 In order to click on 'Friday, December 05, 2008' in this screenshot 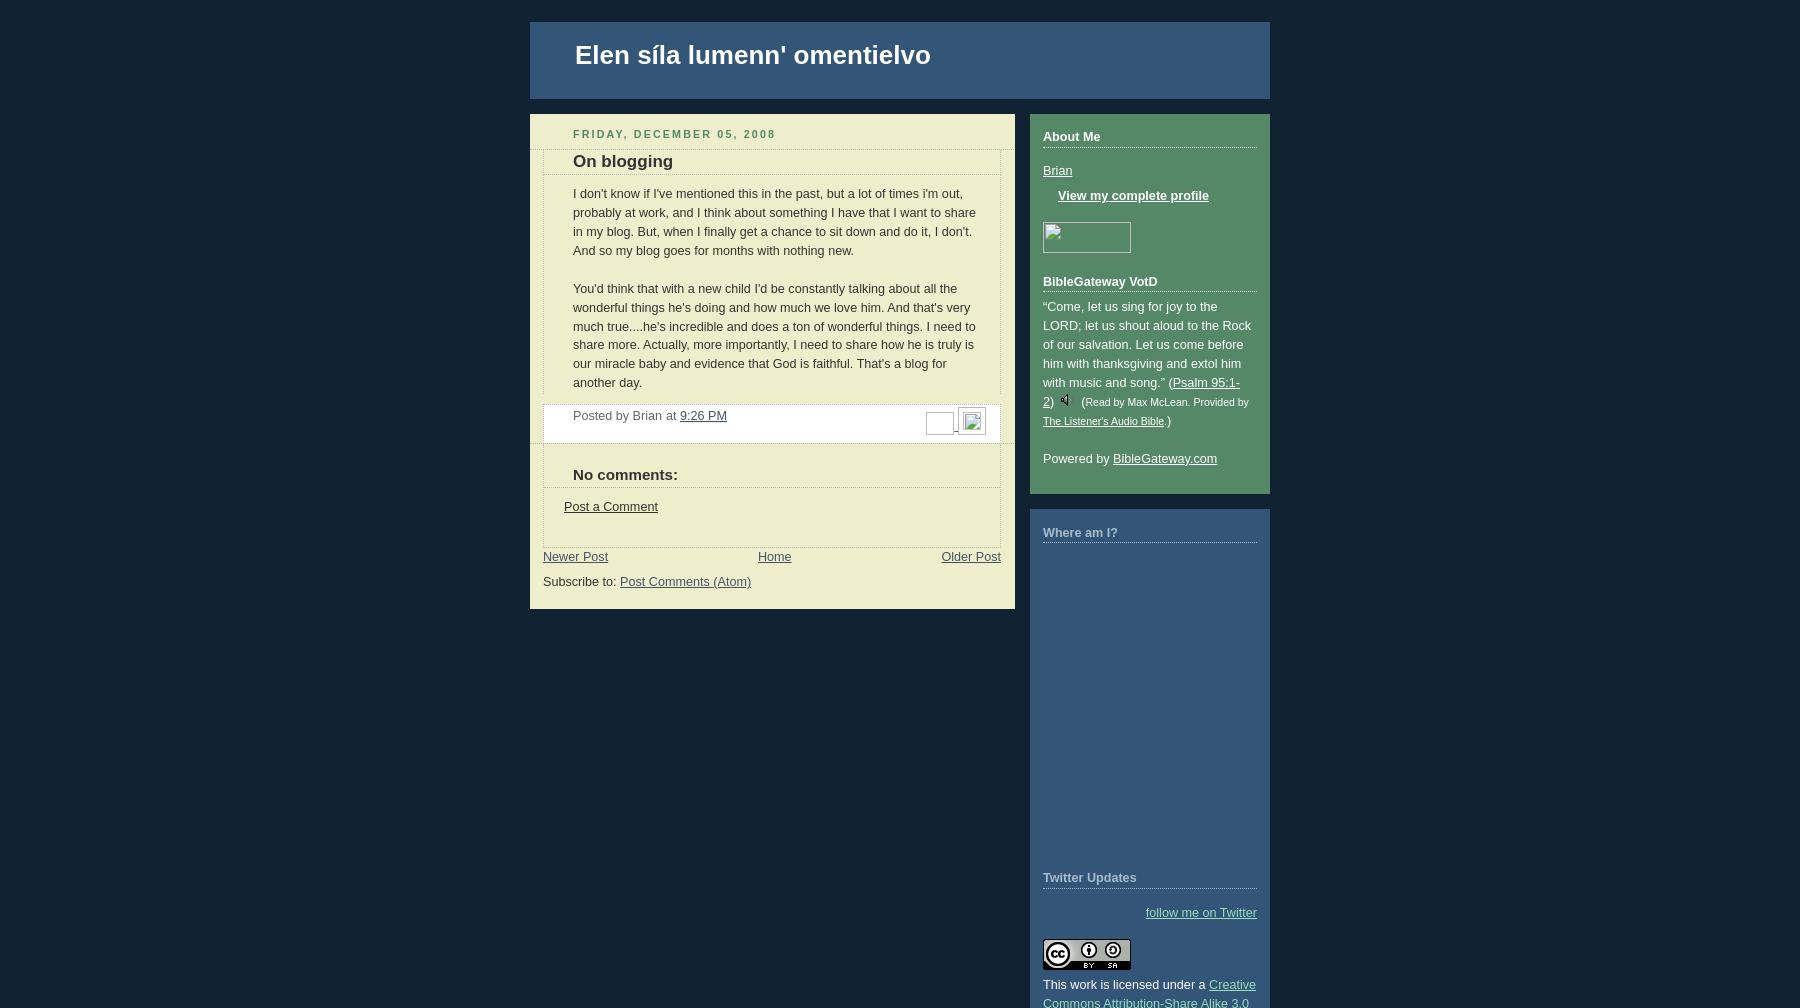, I will do `click(572, 133)`.